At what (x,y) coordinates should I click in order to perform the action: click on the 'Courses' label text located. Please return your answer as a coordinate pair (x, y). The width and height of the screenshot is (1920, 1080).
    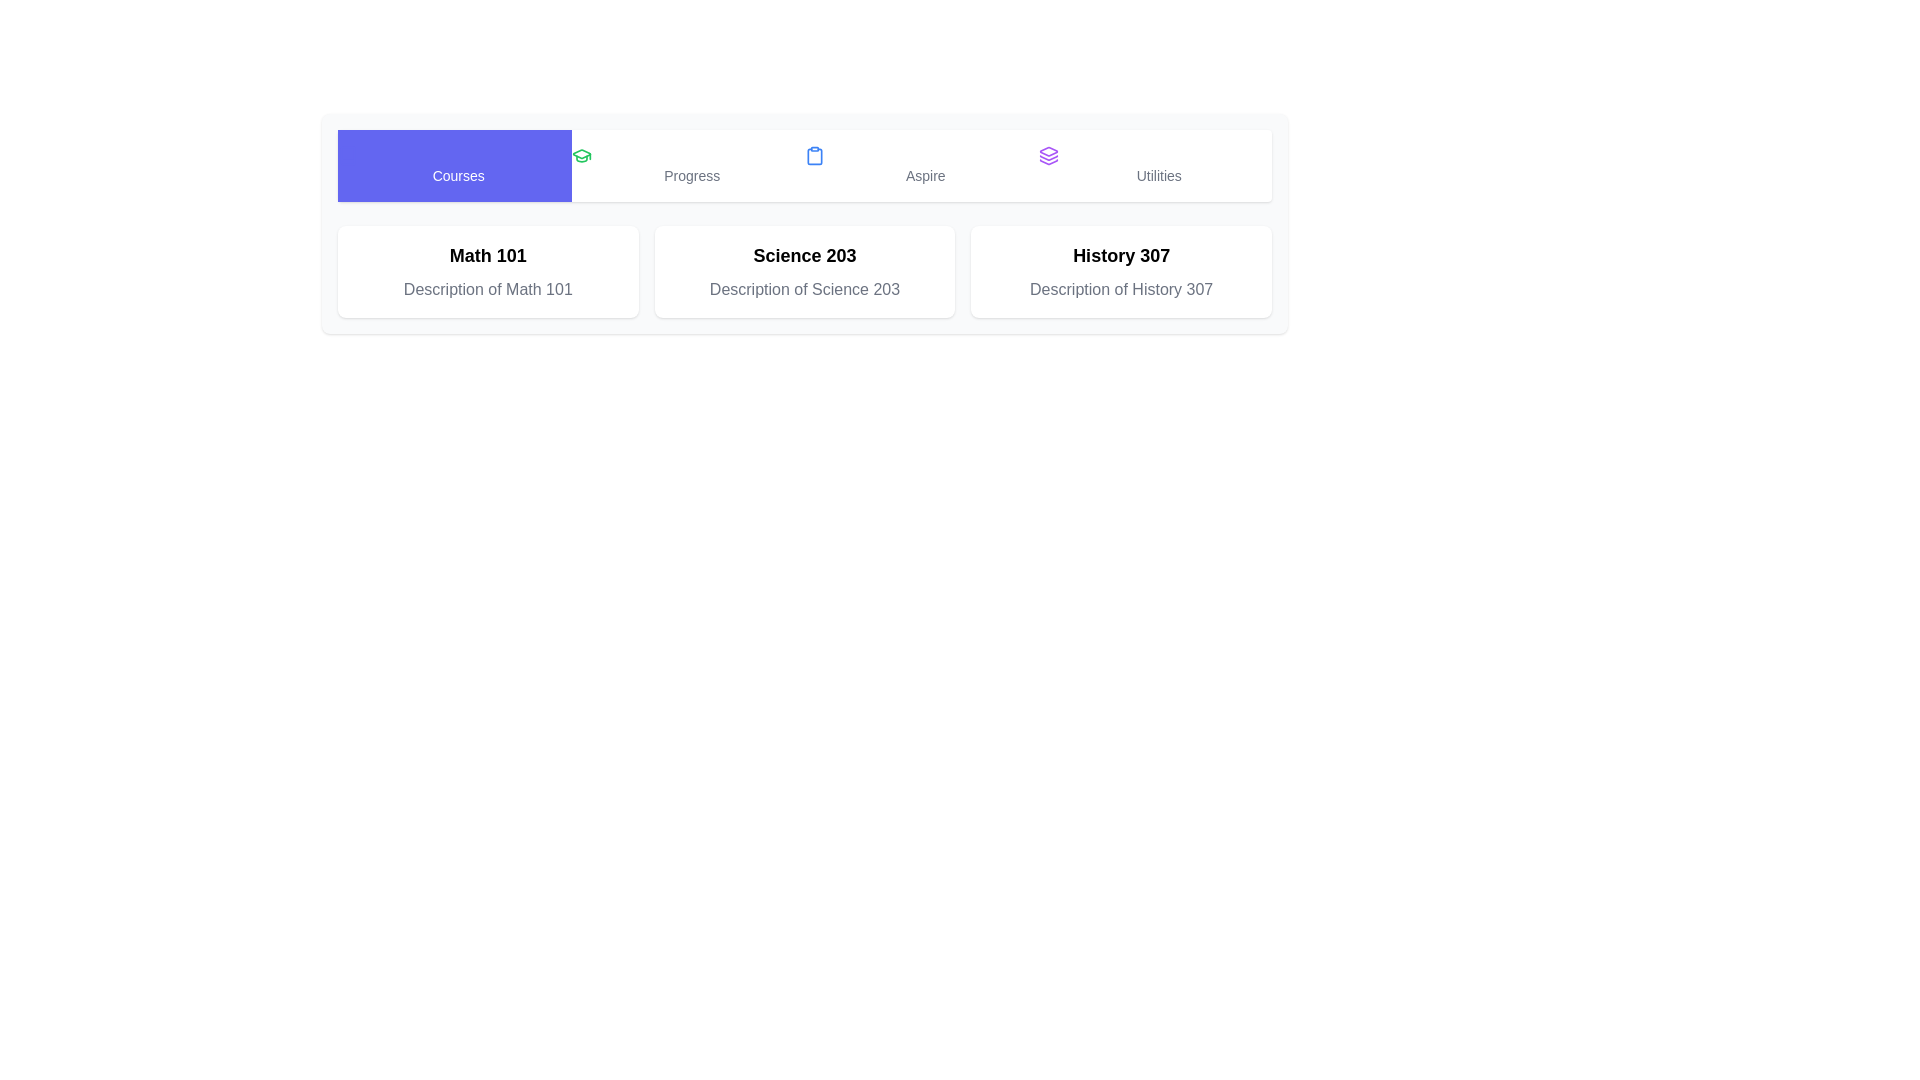
    Looking at the image, I should click on (457, 175).